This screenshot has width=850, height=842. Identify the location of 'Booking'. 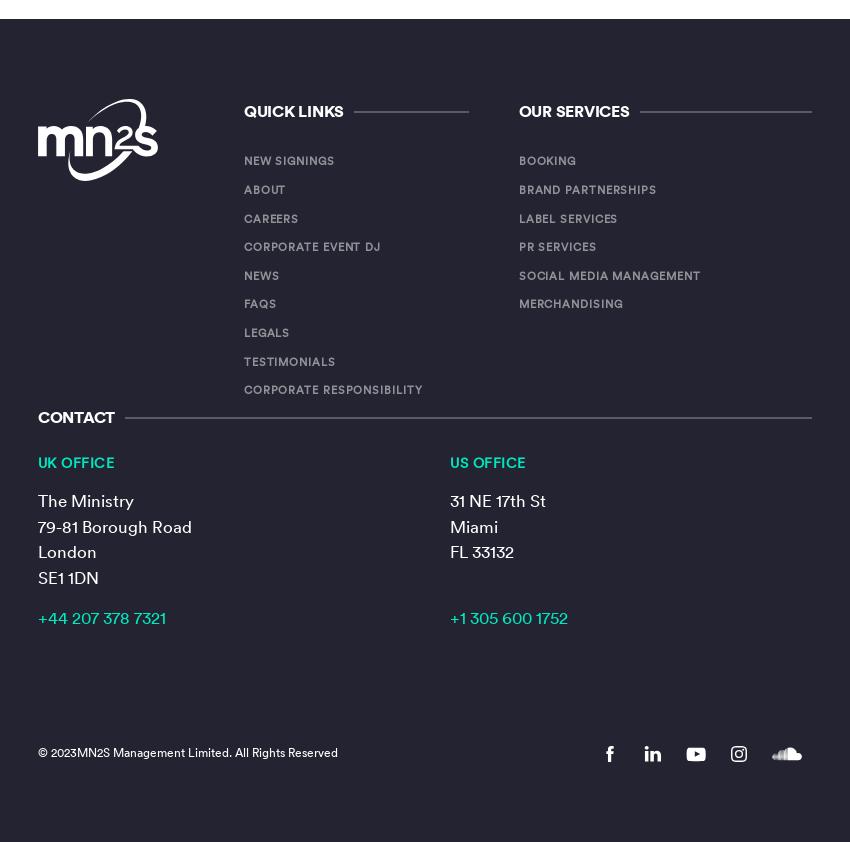
(516, 159).